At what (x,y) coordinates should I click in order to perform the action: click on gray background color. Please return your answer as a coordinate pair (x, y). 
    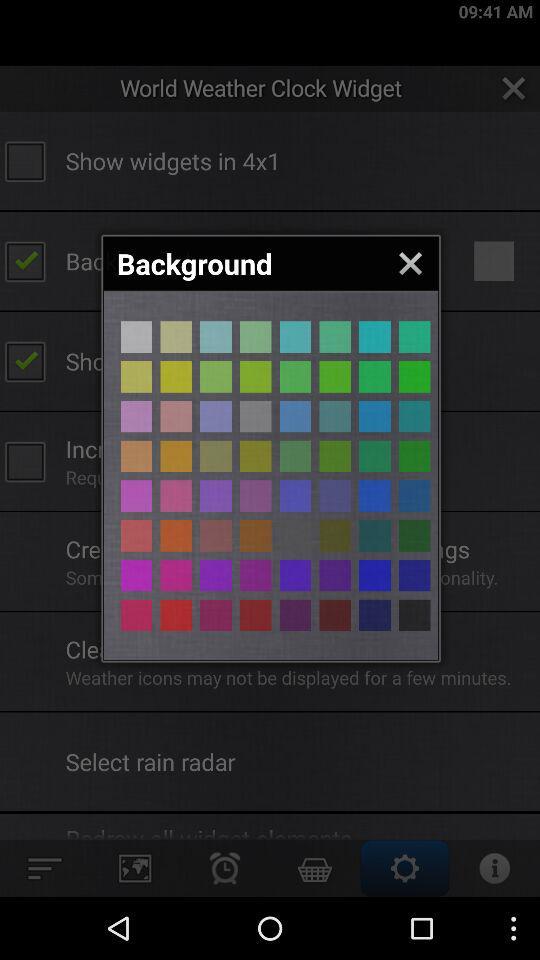
    Looking at the image, I should click on (135, 375).